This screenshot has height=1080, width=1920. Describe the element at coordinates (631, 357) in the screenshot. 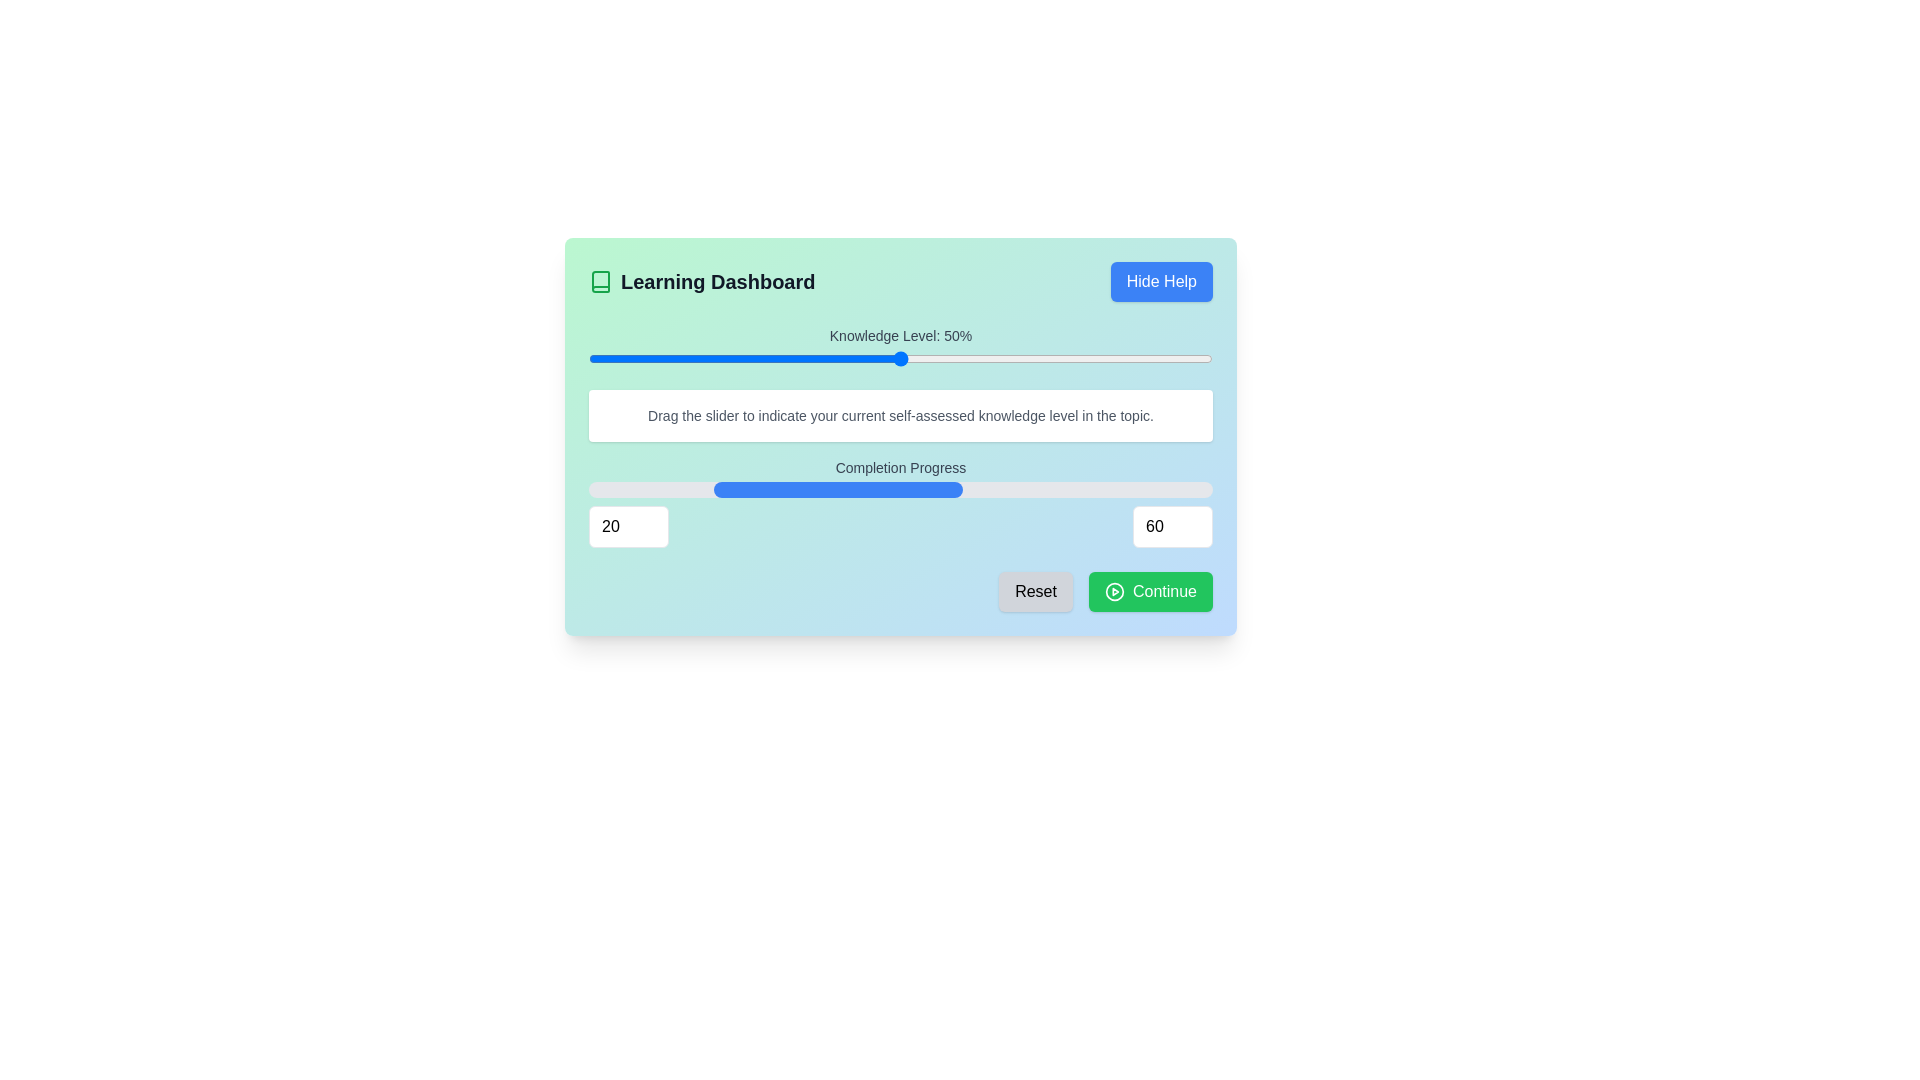

I see `the knowledge level` at that location.